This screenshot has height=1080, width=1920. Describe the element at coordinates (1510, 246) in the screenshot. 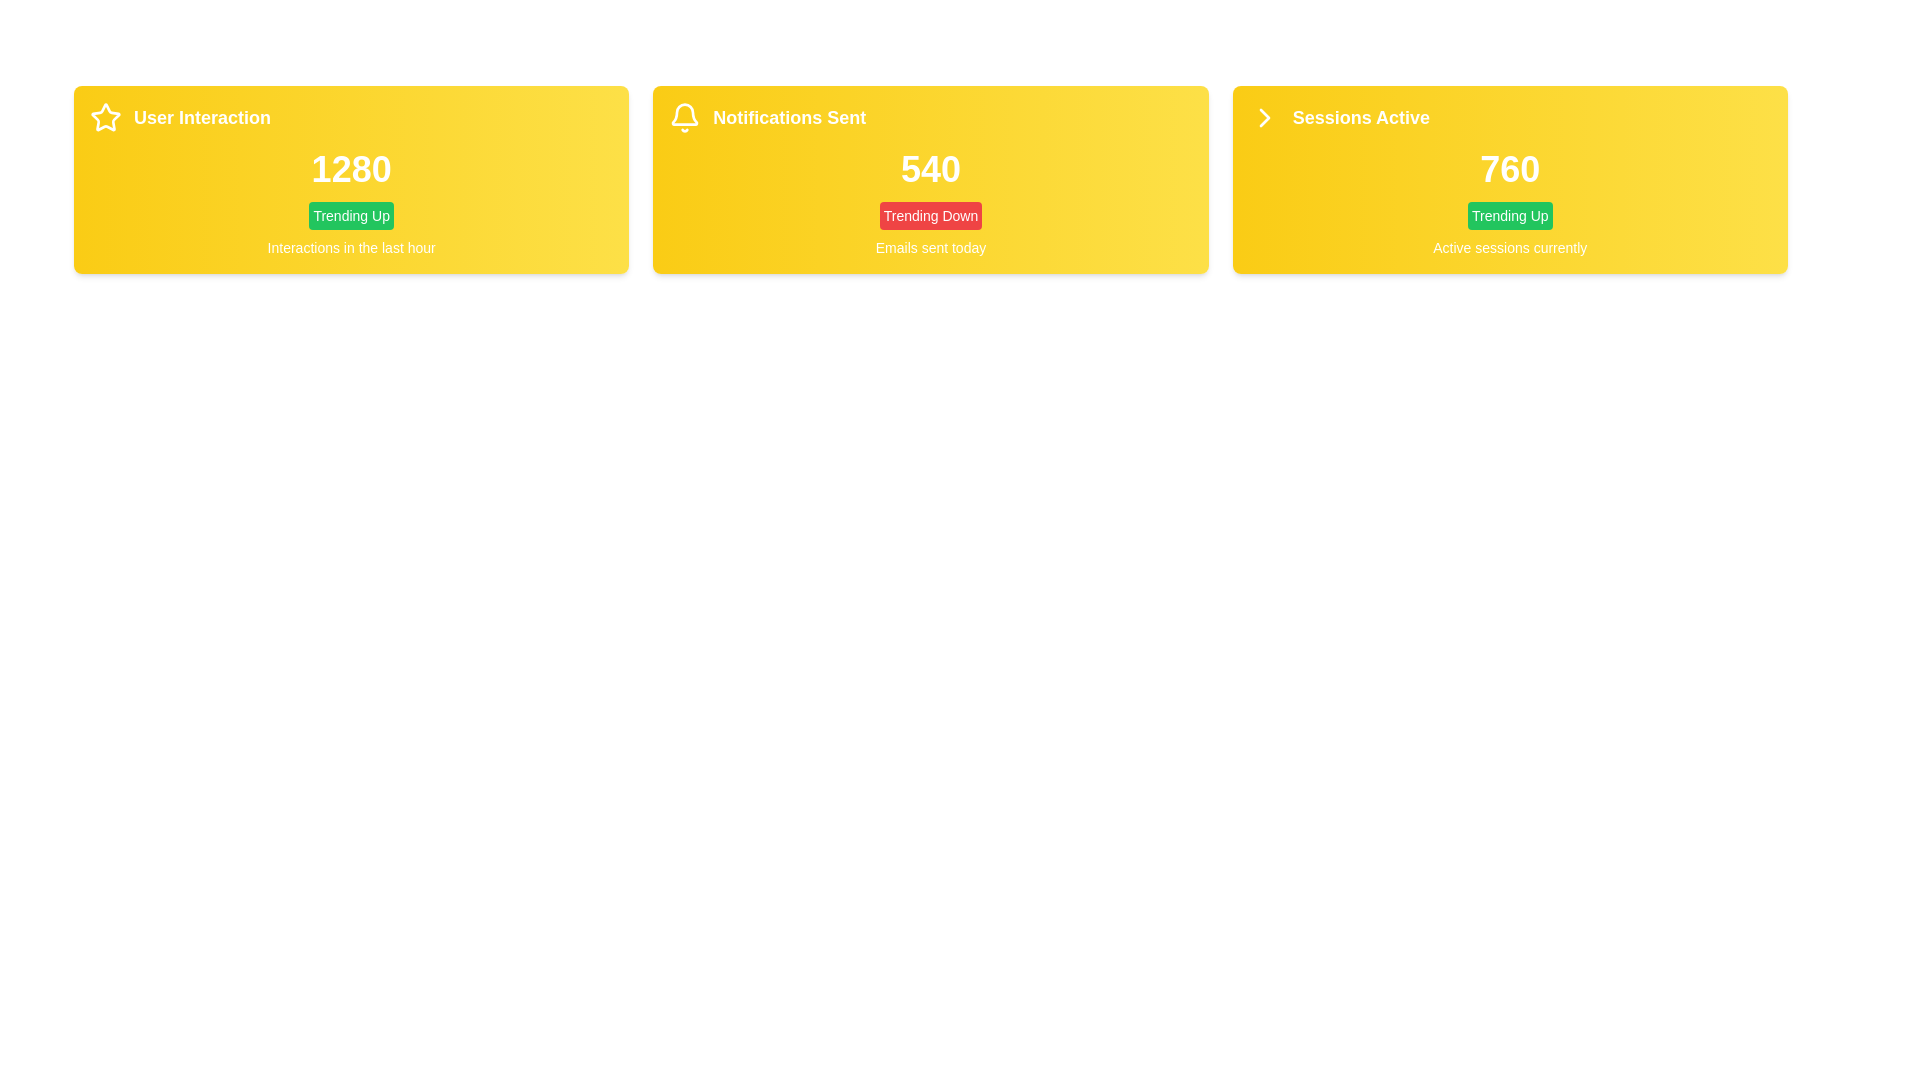

I see `the static text element that provides context about the active sessions displayed in the yellow gradient panel labeled 'Sessions Active'` at that location.